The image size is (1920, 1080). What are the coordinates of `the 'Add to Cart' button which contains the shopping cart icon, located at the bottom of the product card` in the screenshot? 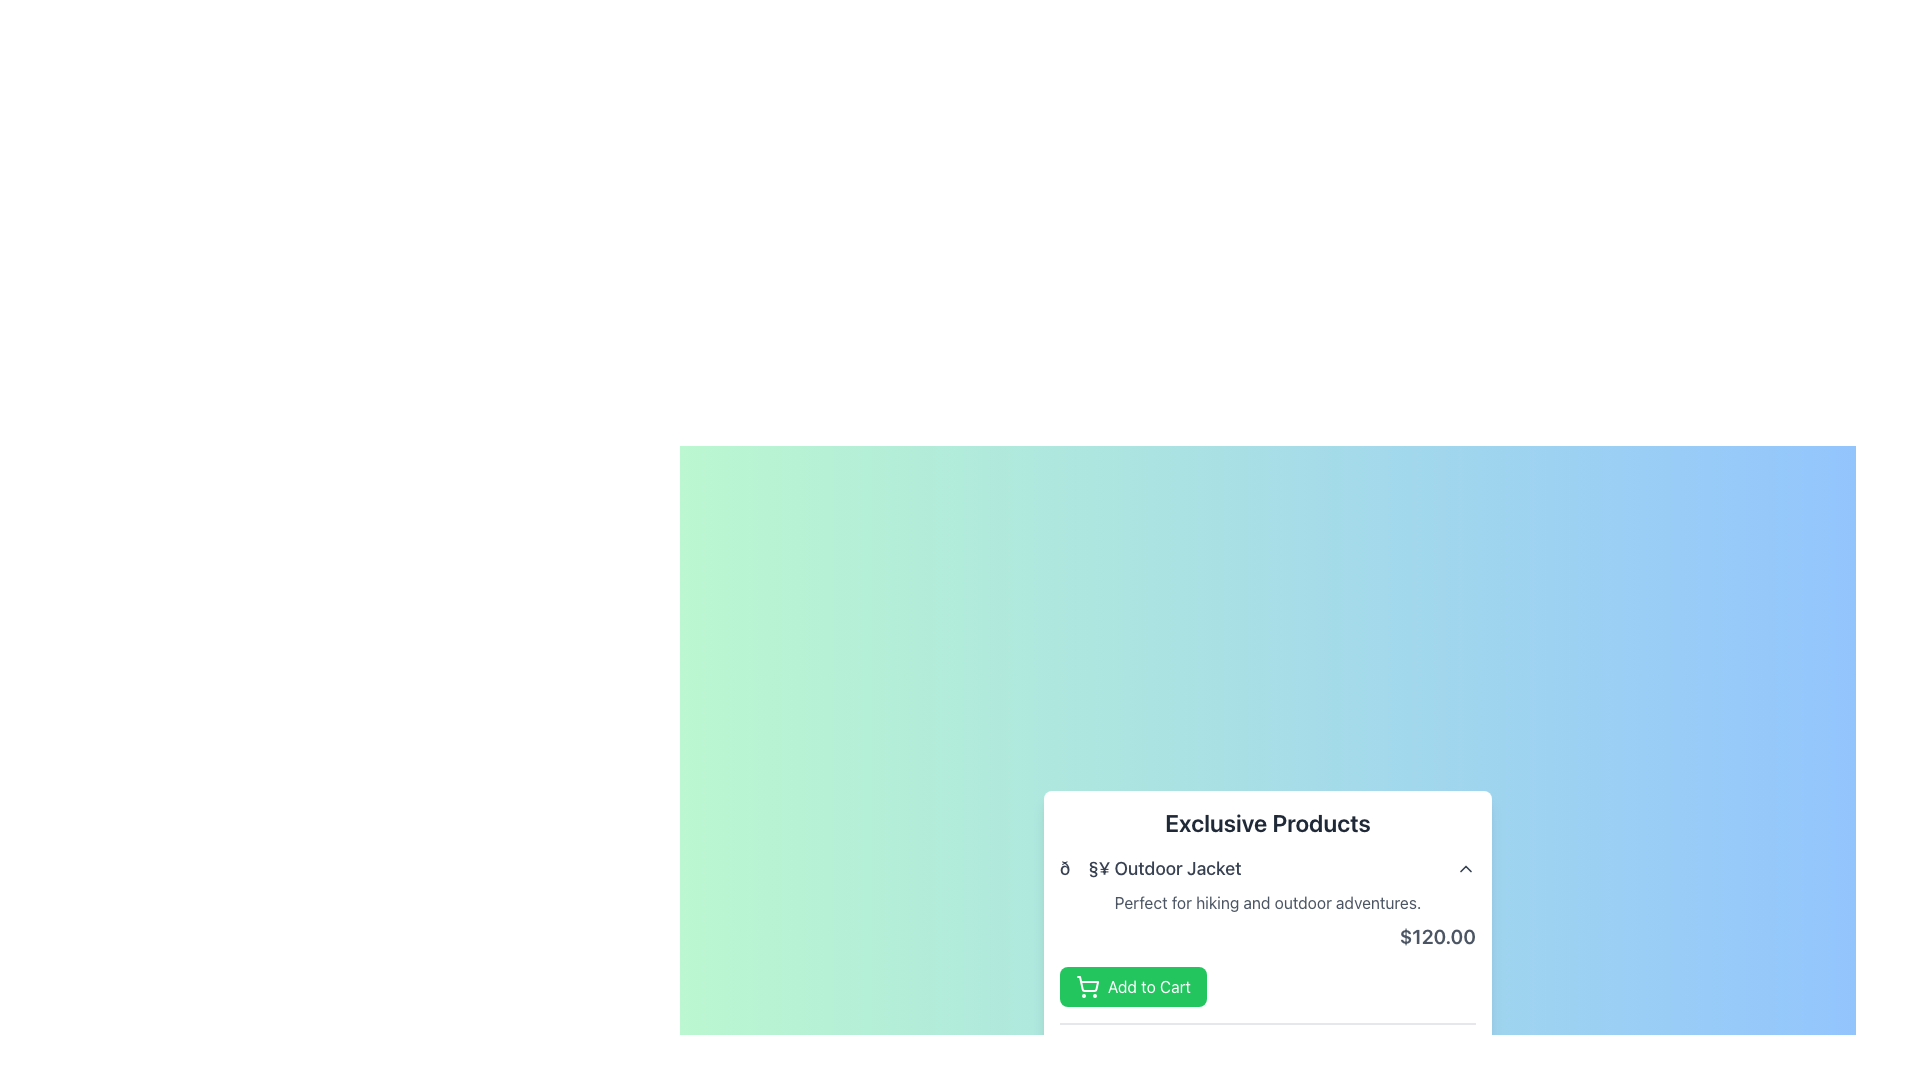 It's located at (1087, 986).